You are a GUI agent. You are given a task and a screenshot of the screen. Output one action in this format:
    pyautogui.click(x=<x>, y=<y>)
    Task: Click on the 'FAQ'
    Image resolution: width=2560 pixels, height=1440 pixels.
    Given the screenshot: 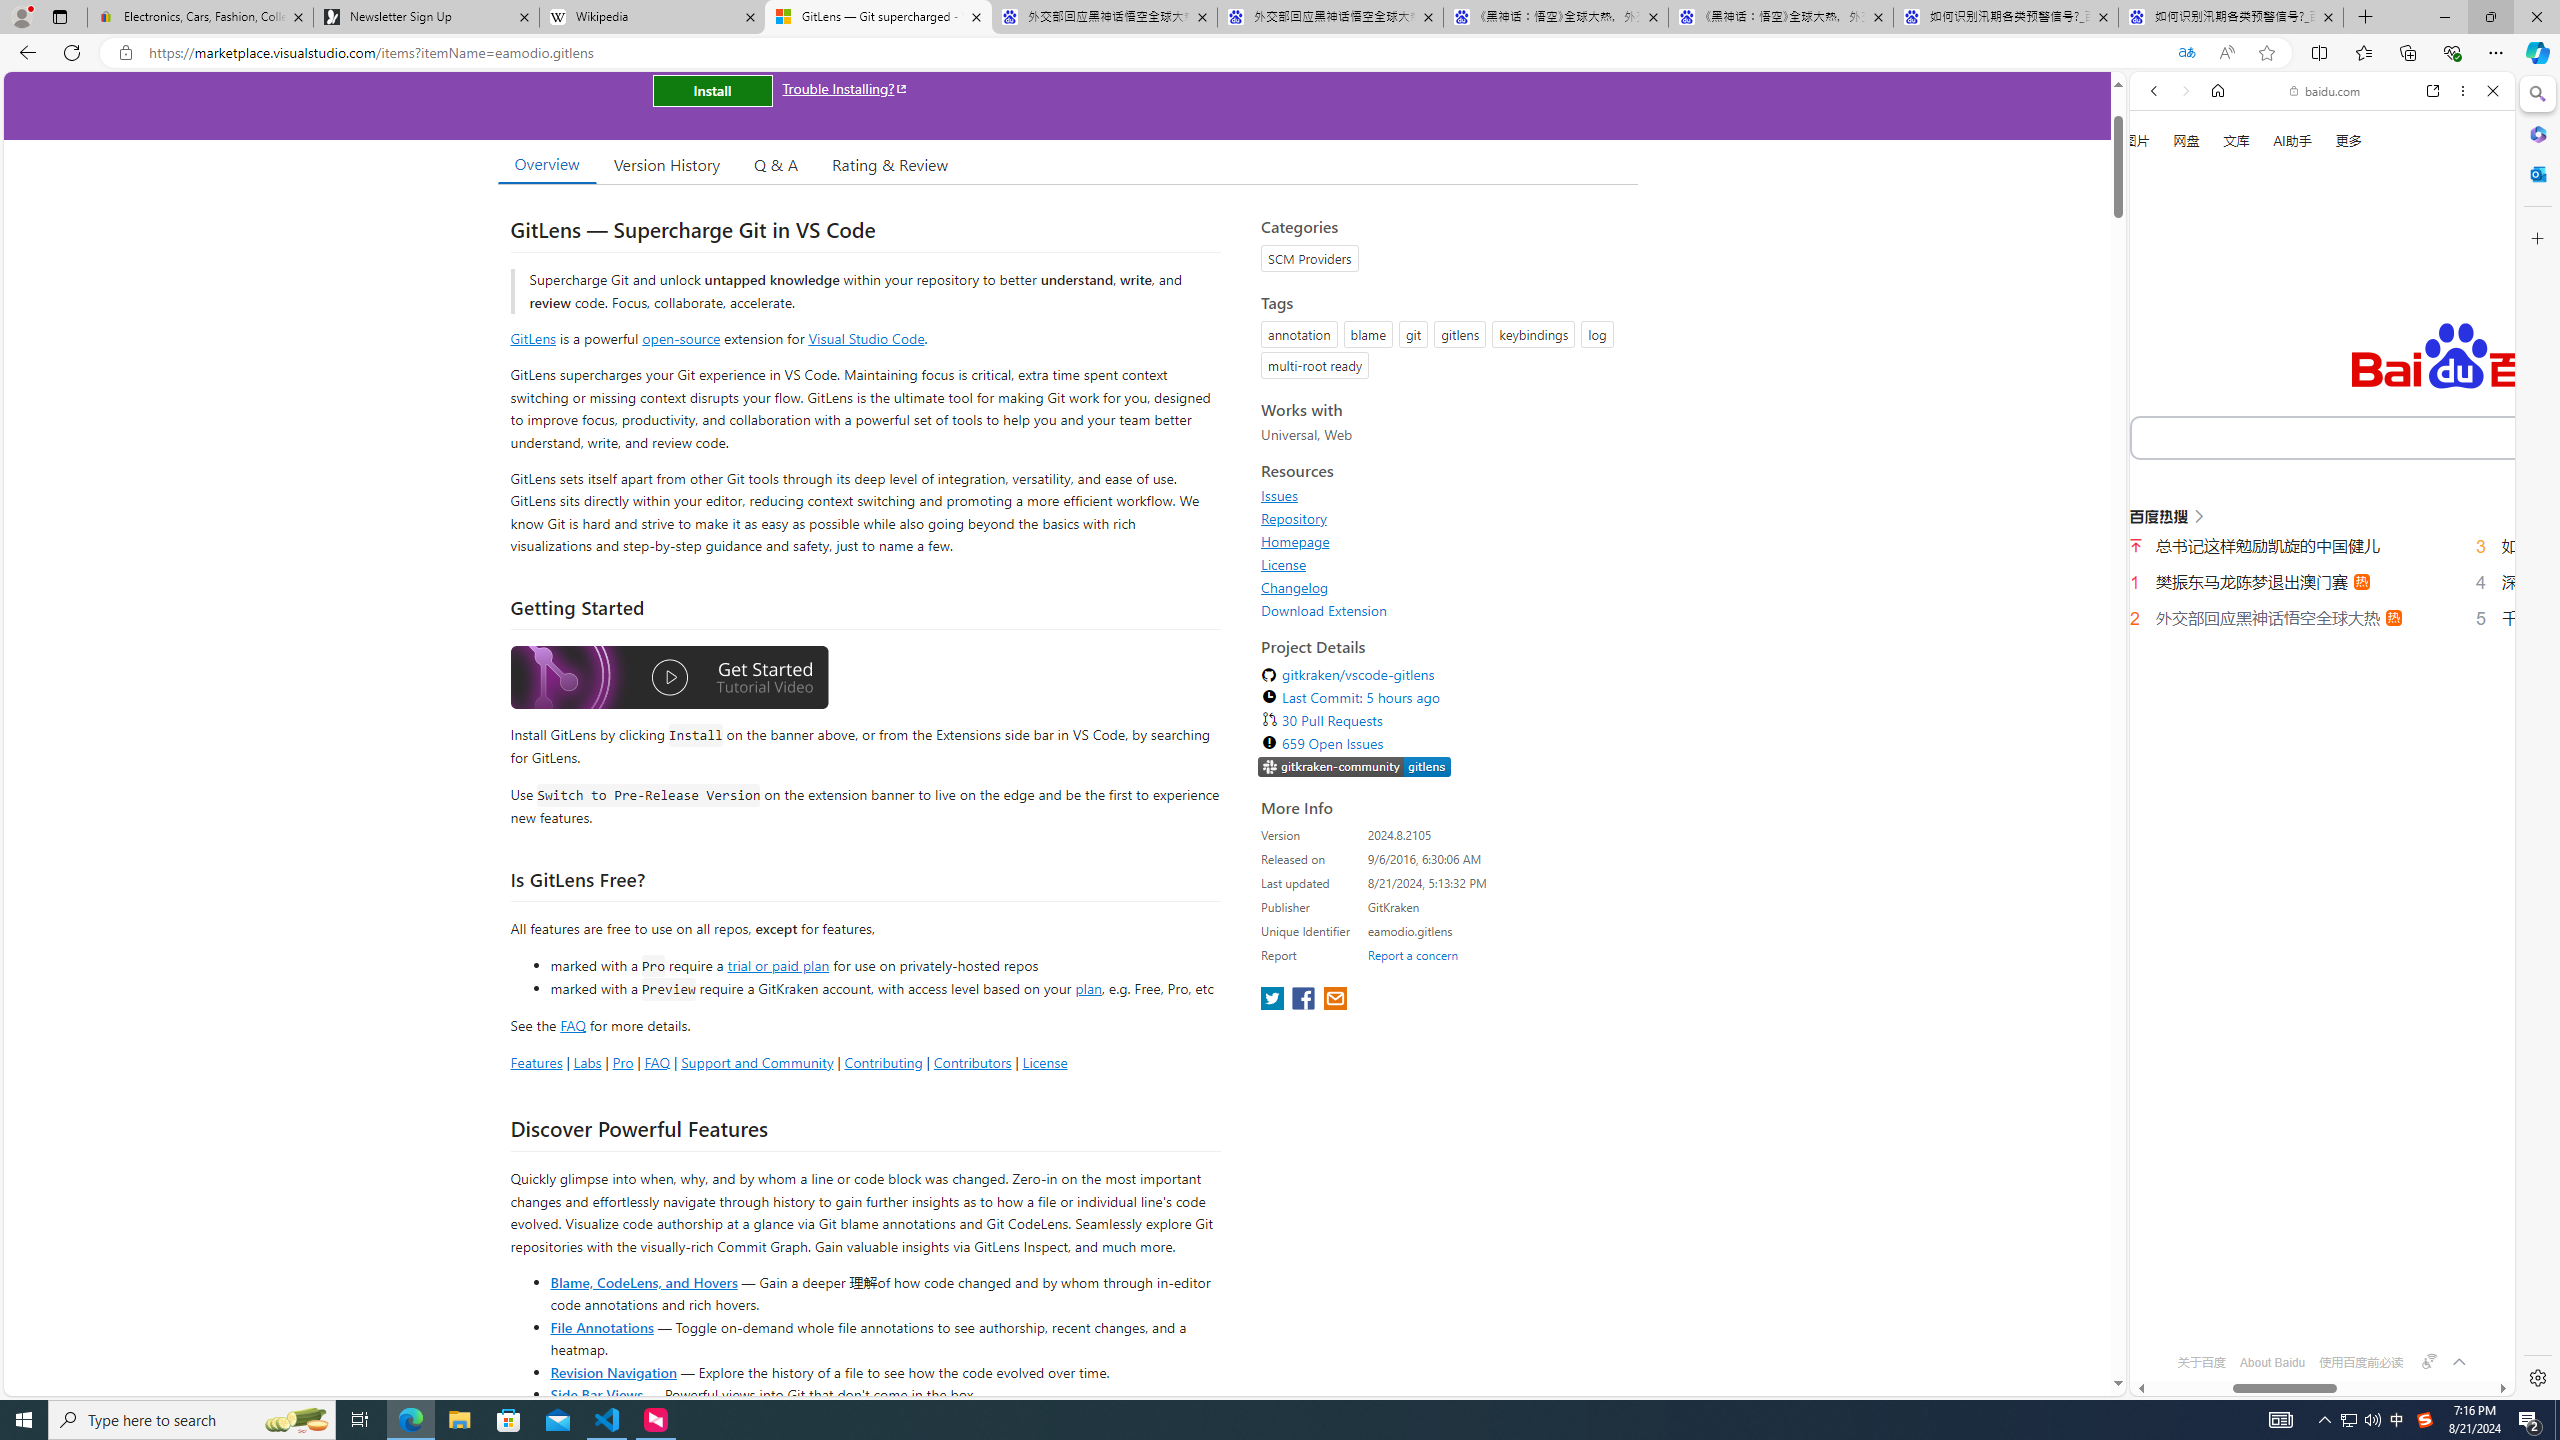 What is the action you would take?
    pyautogui.click(x=656, y=1061)
    